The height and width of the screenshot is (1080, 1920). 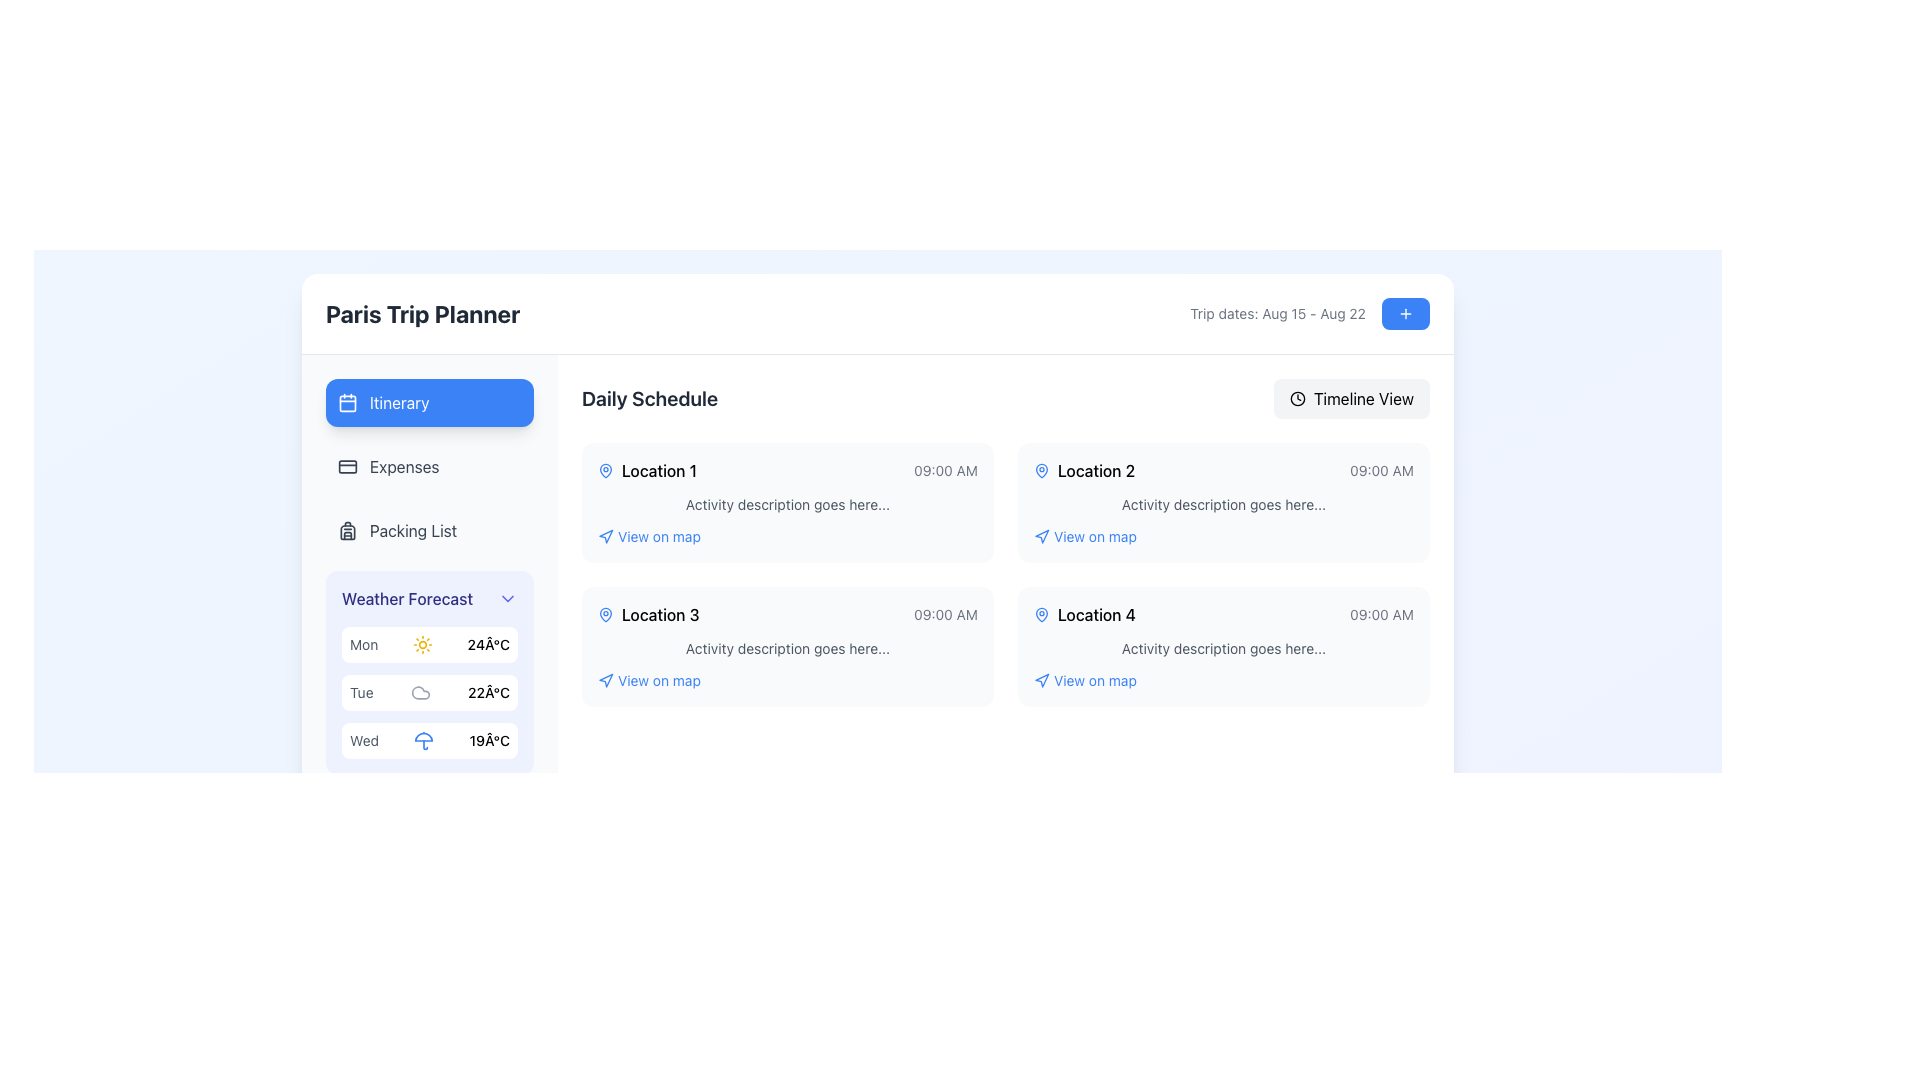 What do you see at coordinates (1223, 535) in the screenshot?
I see `the hyperlink labeled 'View on map' for 'Location 2'` at bounding box center [1223, 535].